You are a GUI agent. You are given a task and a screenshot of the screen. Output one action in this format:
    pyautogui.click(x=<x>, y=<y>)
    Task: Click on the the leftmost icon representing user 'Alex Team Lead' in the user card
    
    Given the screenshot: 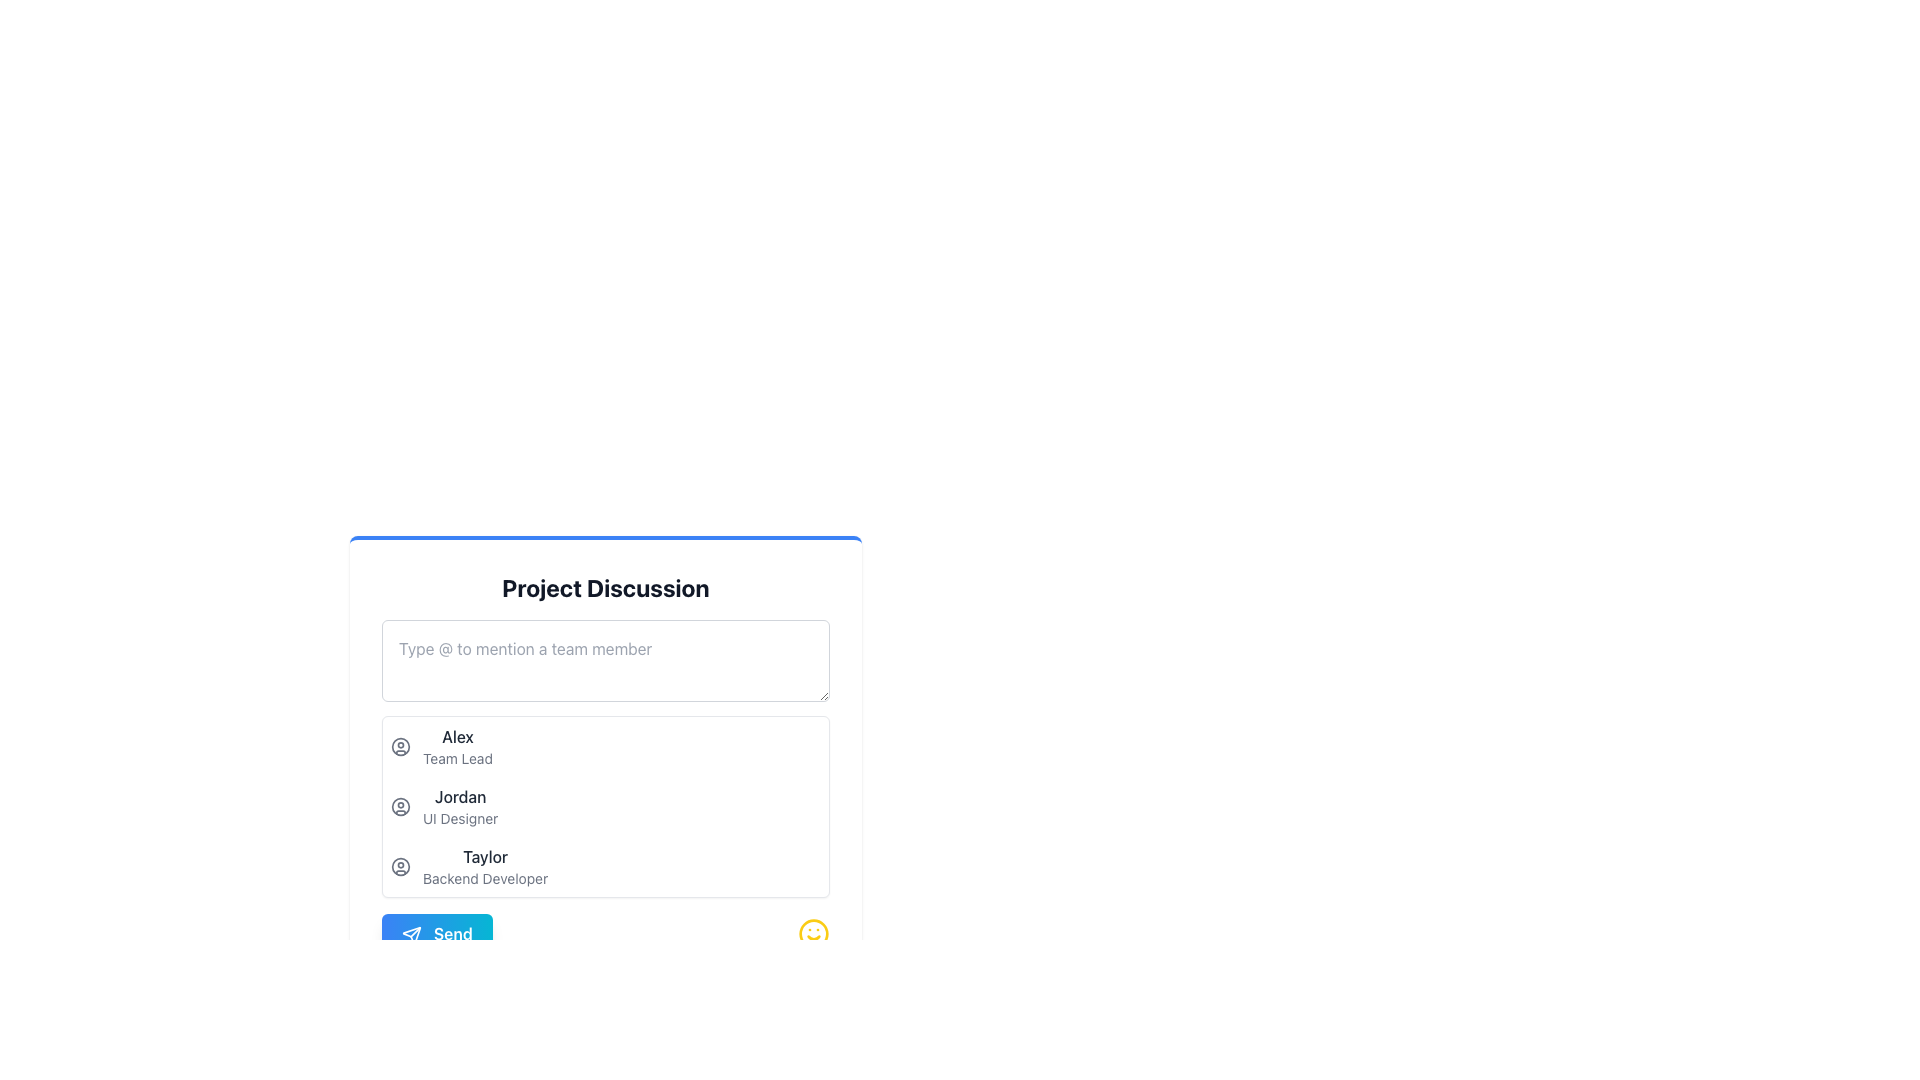 What is the action you would take?
    pyautogui.click(x=400, y=747)
    